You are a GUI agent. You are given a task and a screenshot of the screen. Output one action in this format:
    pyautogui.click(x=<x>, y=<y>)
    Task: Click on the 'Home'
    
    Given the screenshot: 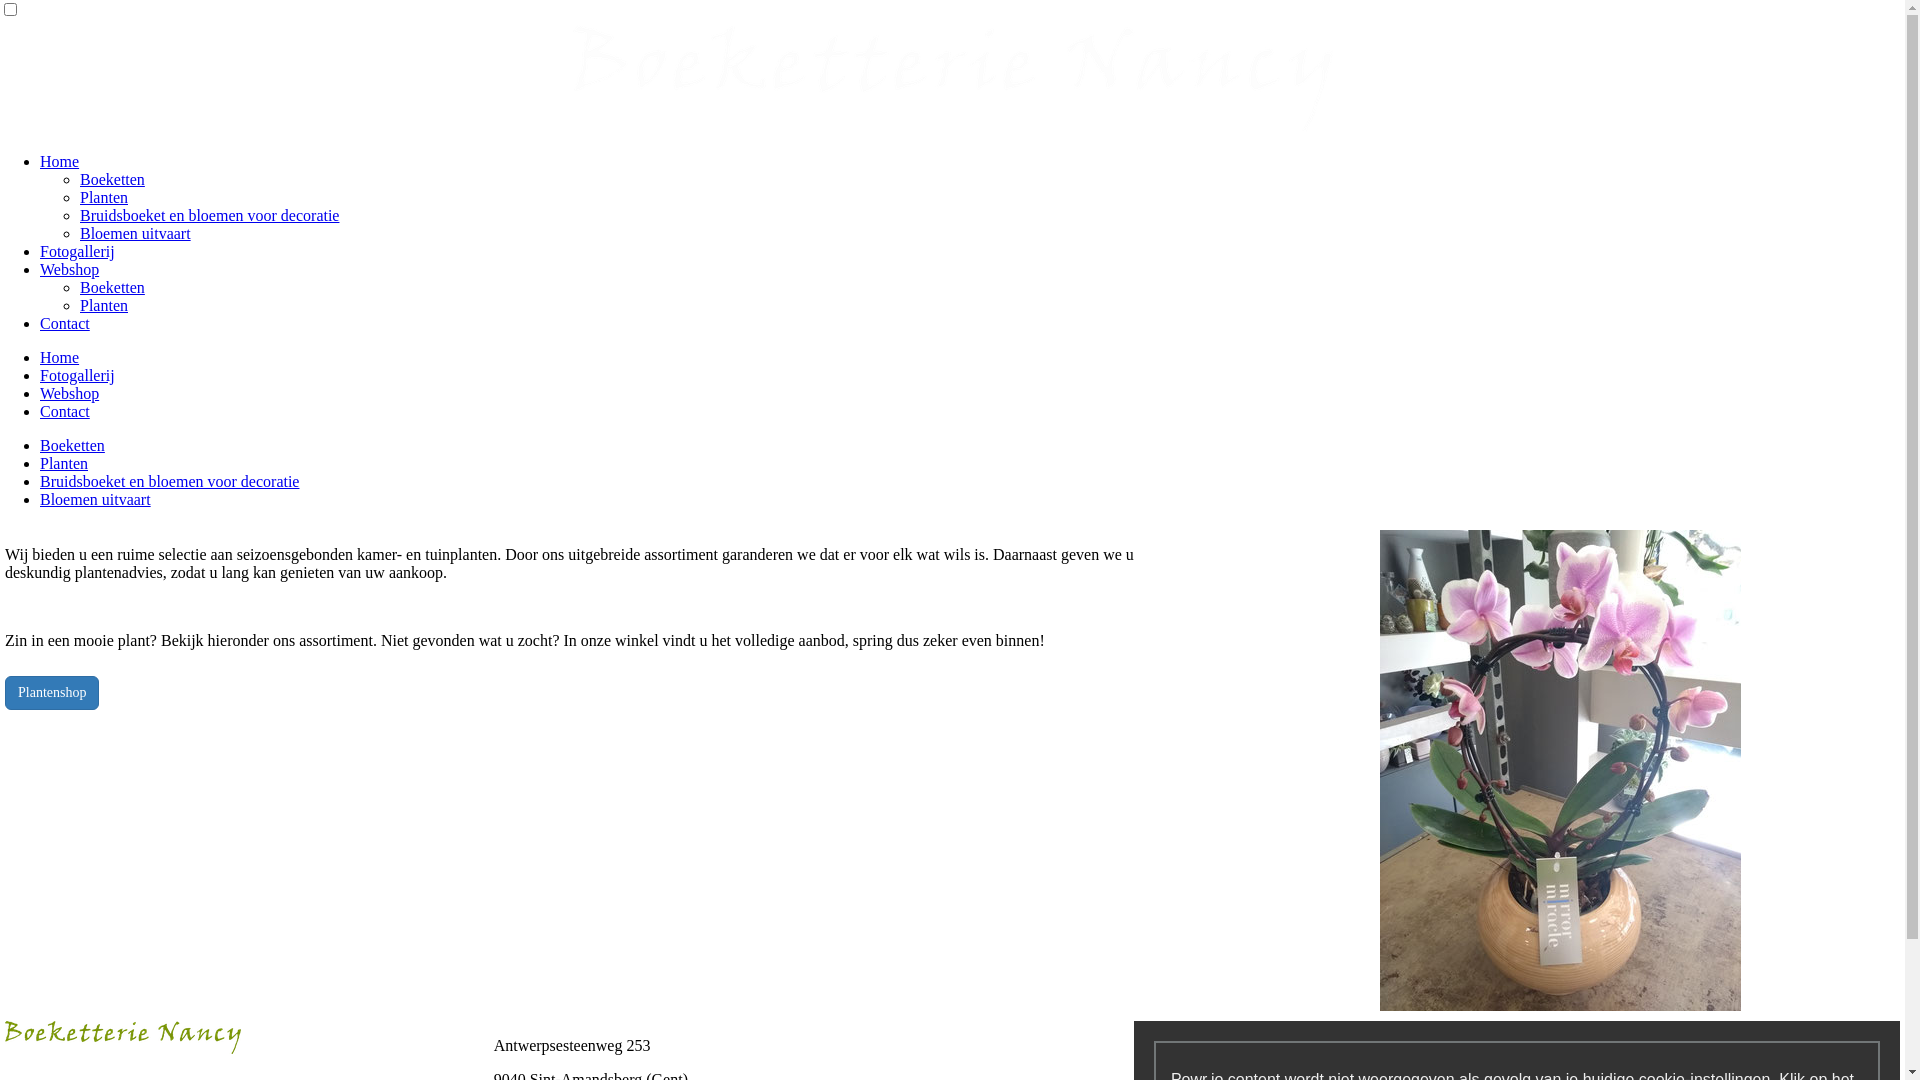 What is the action you would take?
    pyautogui.click(x=39, y=160)
    